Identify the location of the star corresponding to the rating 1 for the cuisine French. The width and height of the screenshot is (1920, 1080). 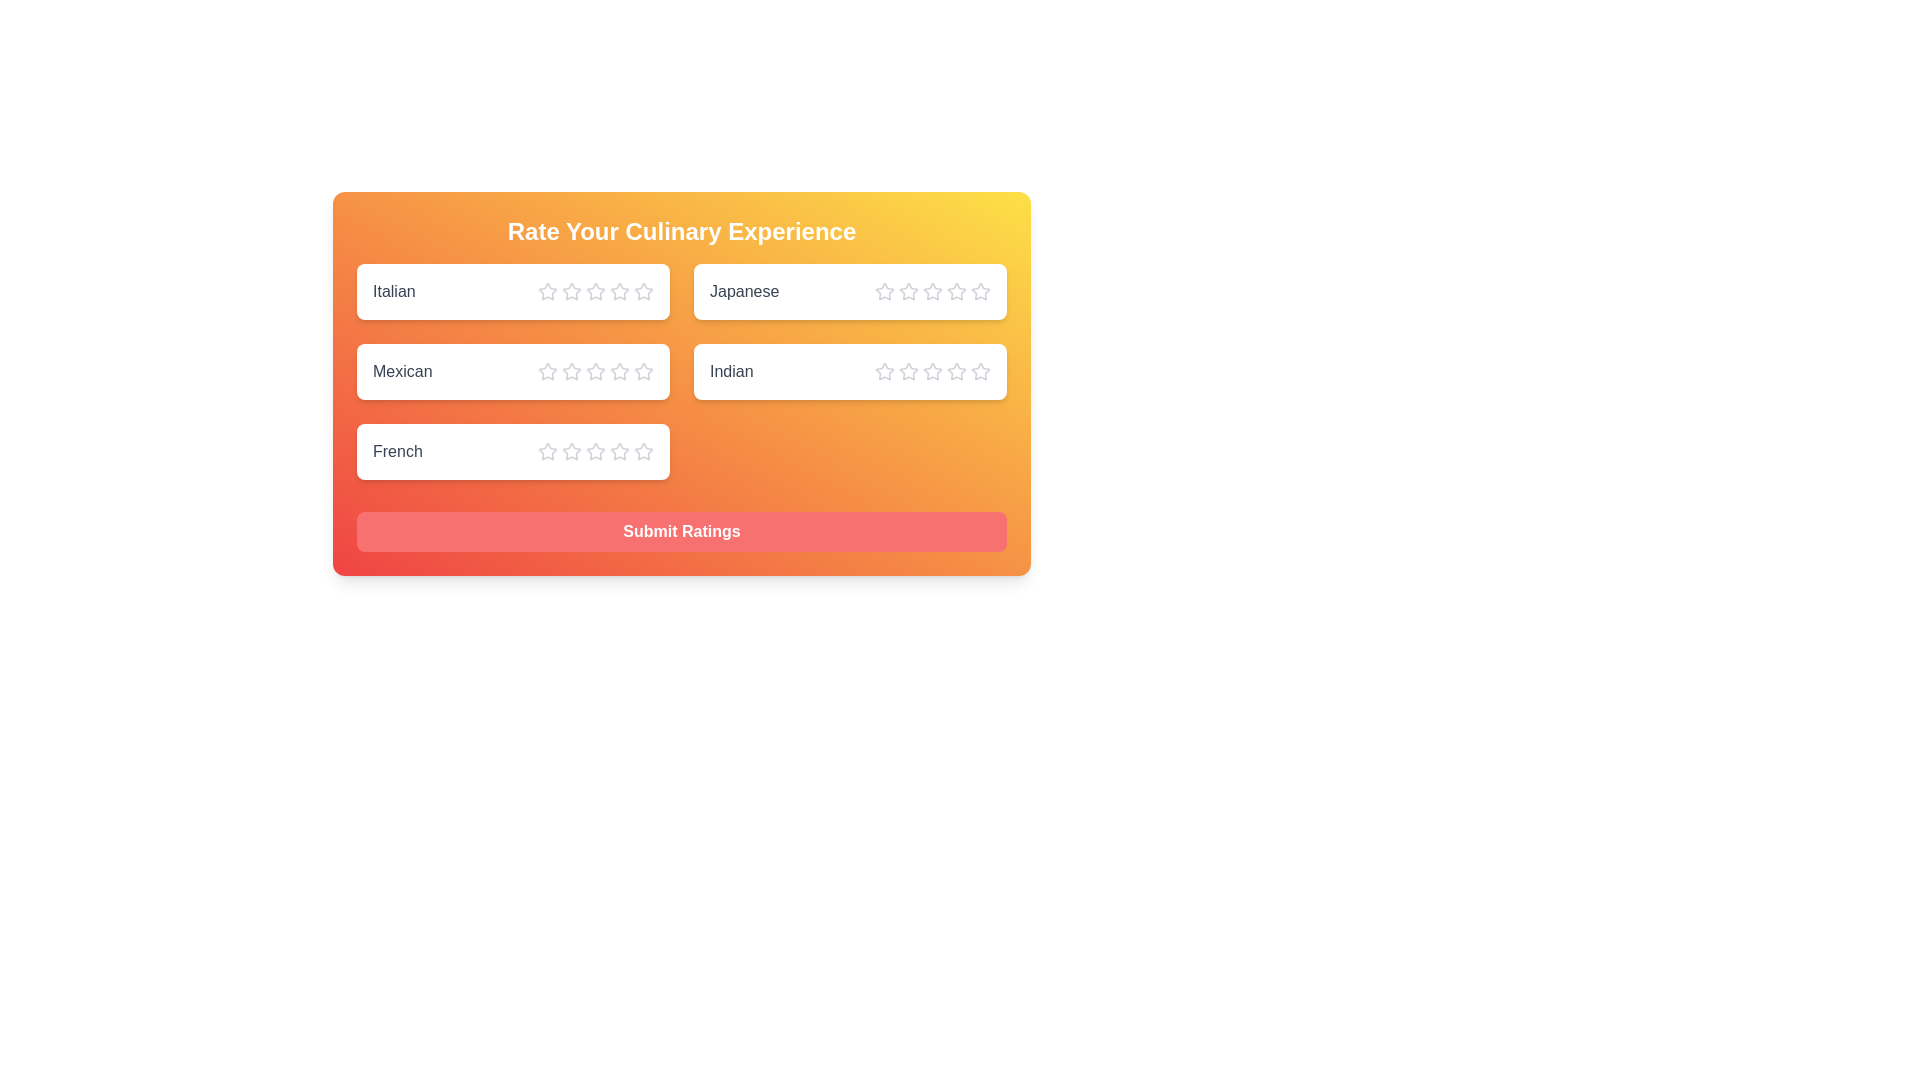
(547, 451).